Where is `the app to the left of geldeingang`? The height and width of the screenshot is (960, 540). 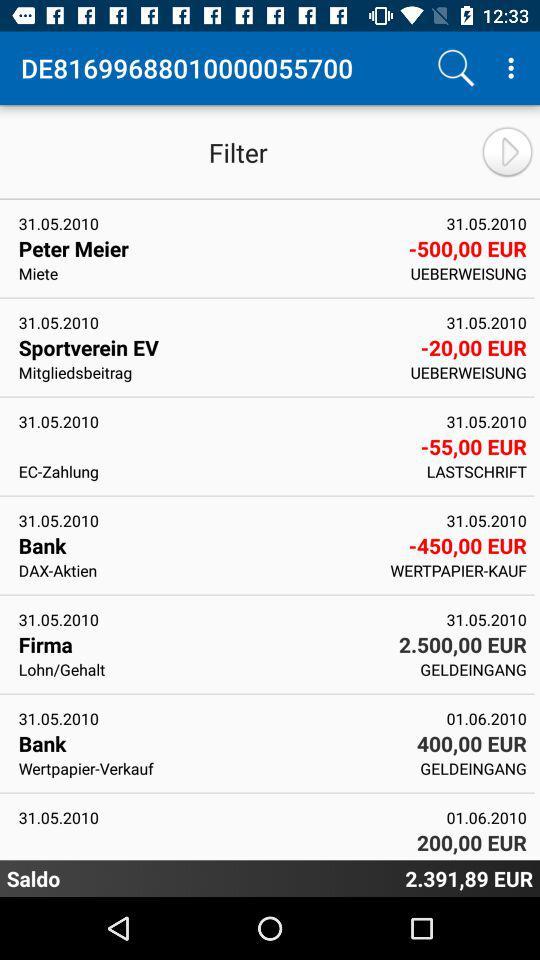 the app to the left of geldeingang is located at coordinates (211, 669).